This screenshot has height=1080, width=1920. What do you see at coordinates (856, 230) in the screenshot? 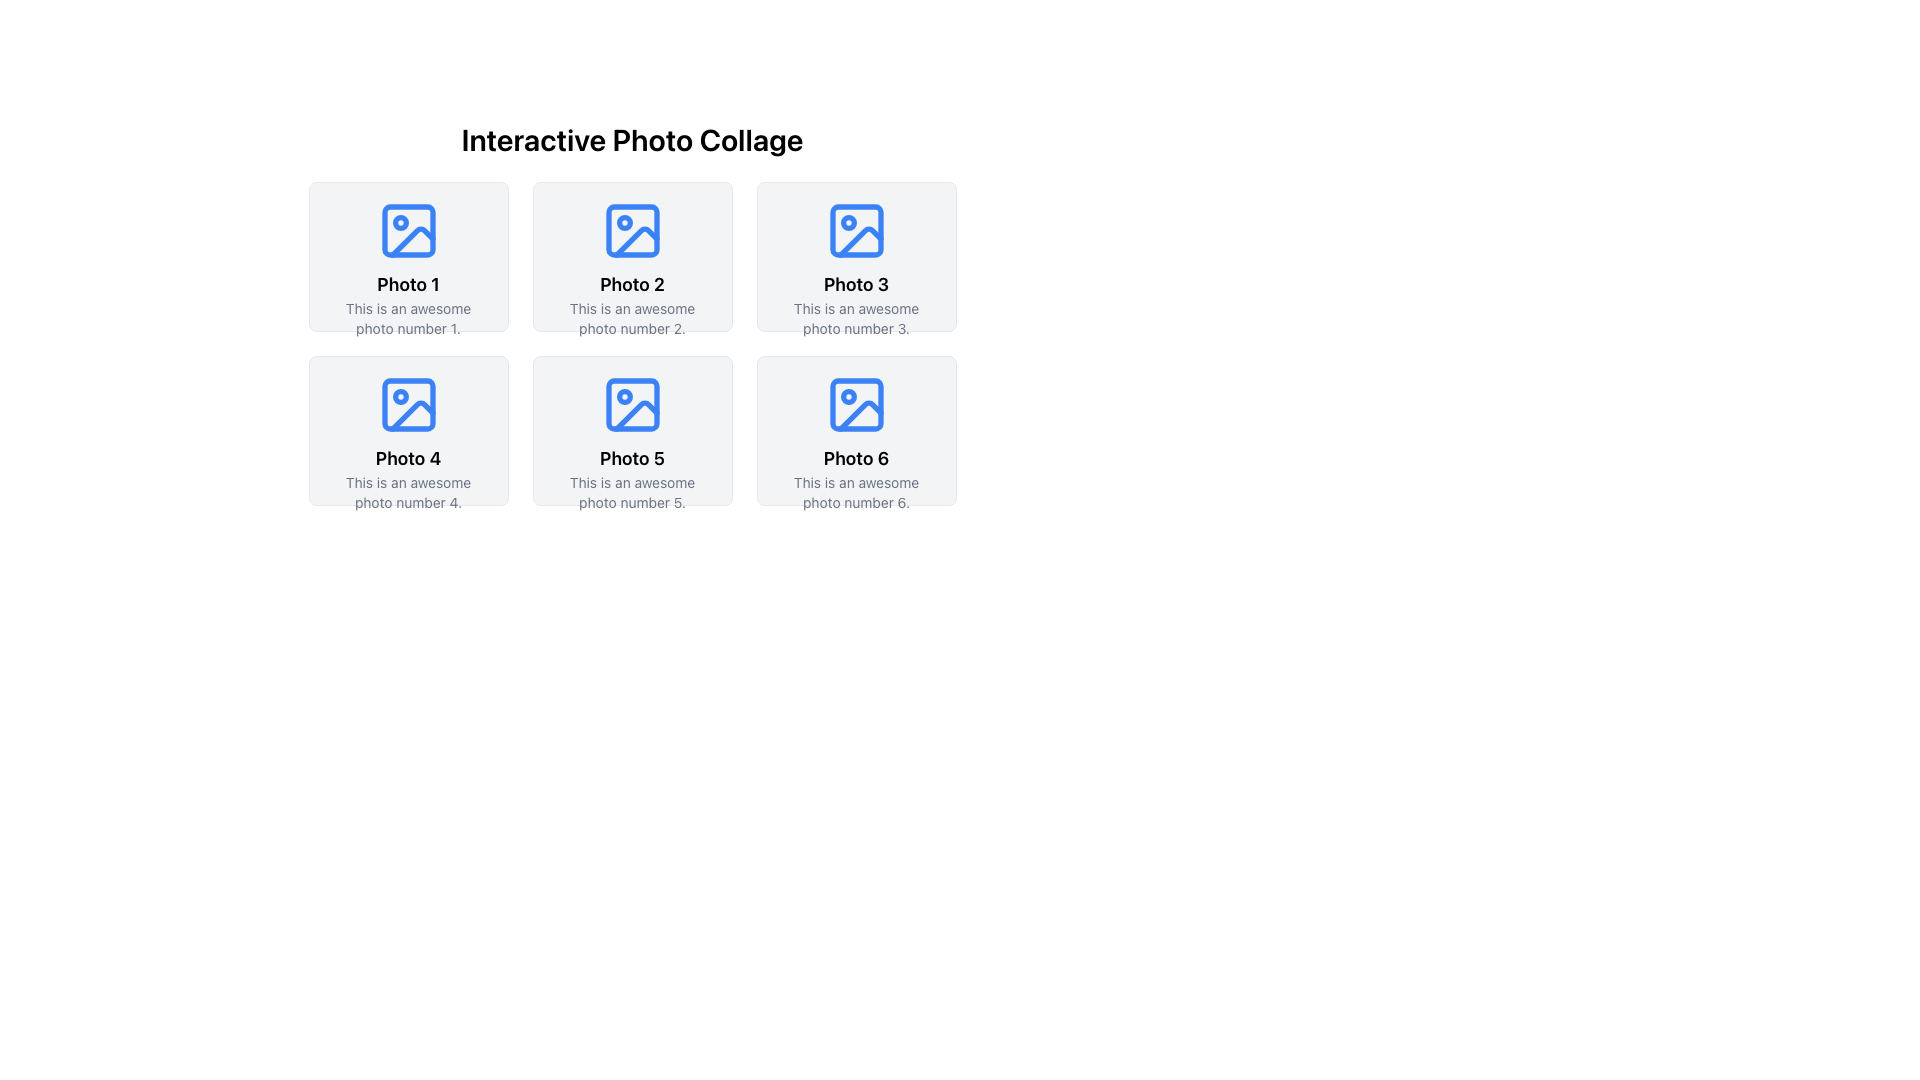
I see `the SVG icon representing an image thumbnail for 'Photo 3' in the top-right cell of the photo collage grid` at bounding box center [856, 230].